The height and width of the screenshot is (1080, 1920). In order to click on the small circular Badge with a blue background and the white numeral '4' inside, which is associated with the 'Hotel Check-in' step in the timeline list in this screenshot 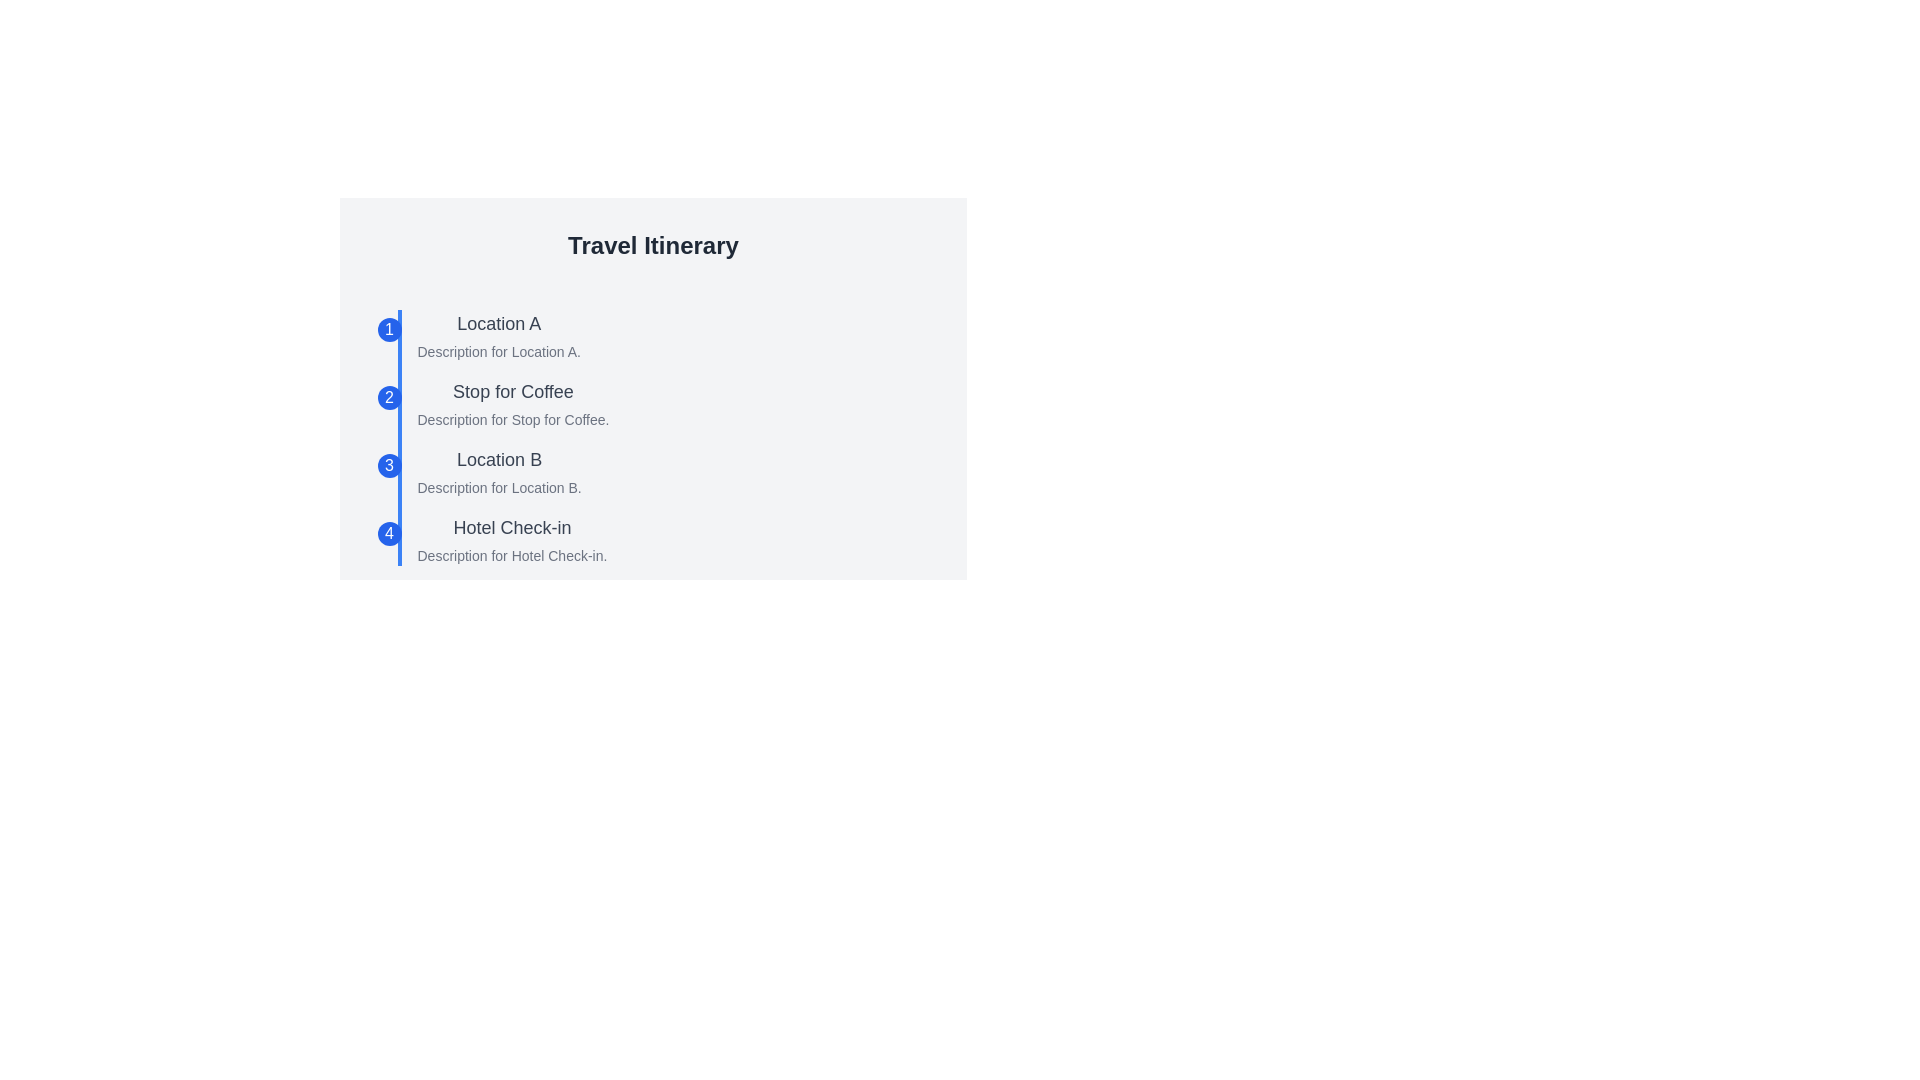, I will do `click(389, 532)`.